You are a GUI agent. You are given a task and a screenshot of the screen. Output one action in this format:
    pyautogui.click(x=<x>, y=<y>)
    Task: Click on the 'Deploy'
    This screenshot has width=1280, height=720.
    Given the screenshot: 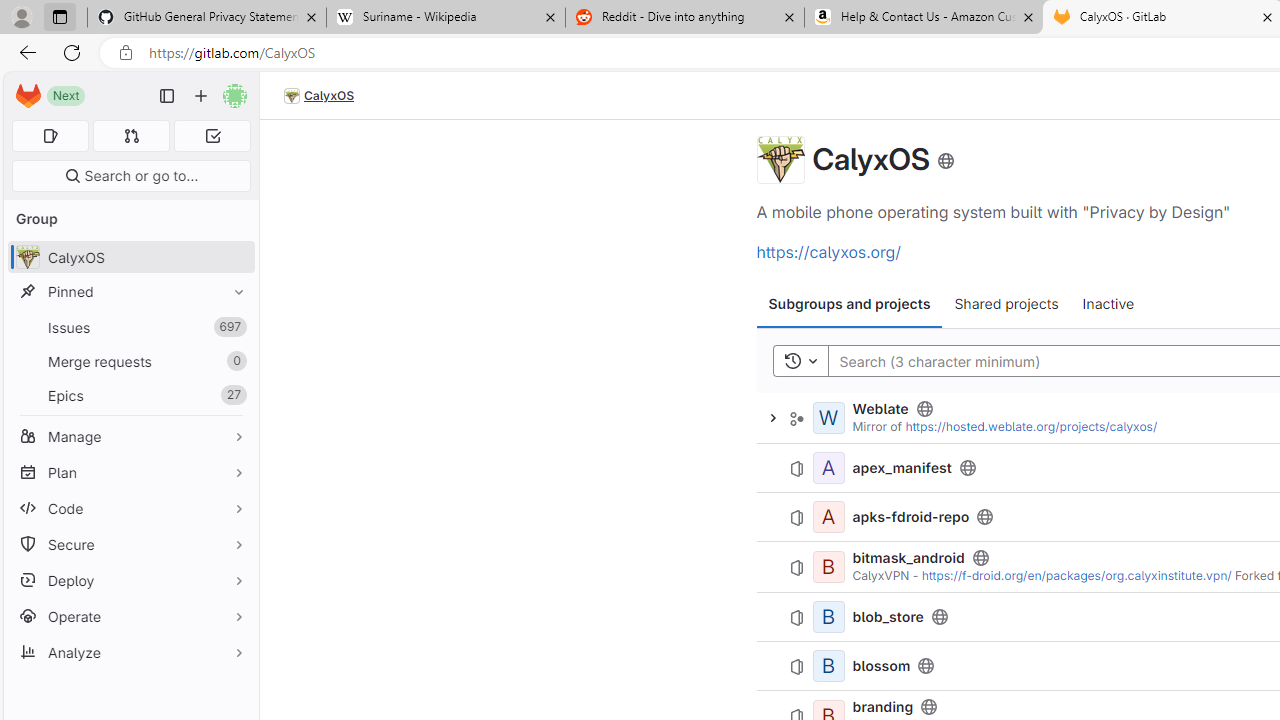 What is the action you would take?
    pyautogui.click(x=130, y=580)
    